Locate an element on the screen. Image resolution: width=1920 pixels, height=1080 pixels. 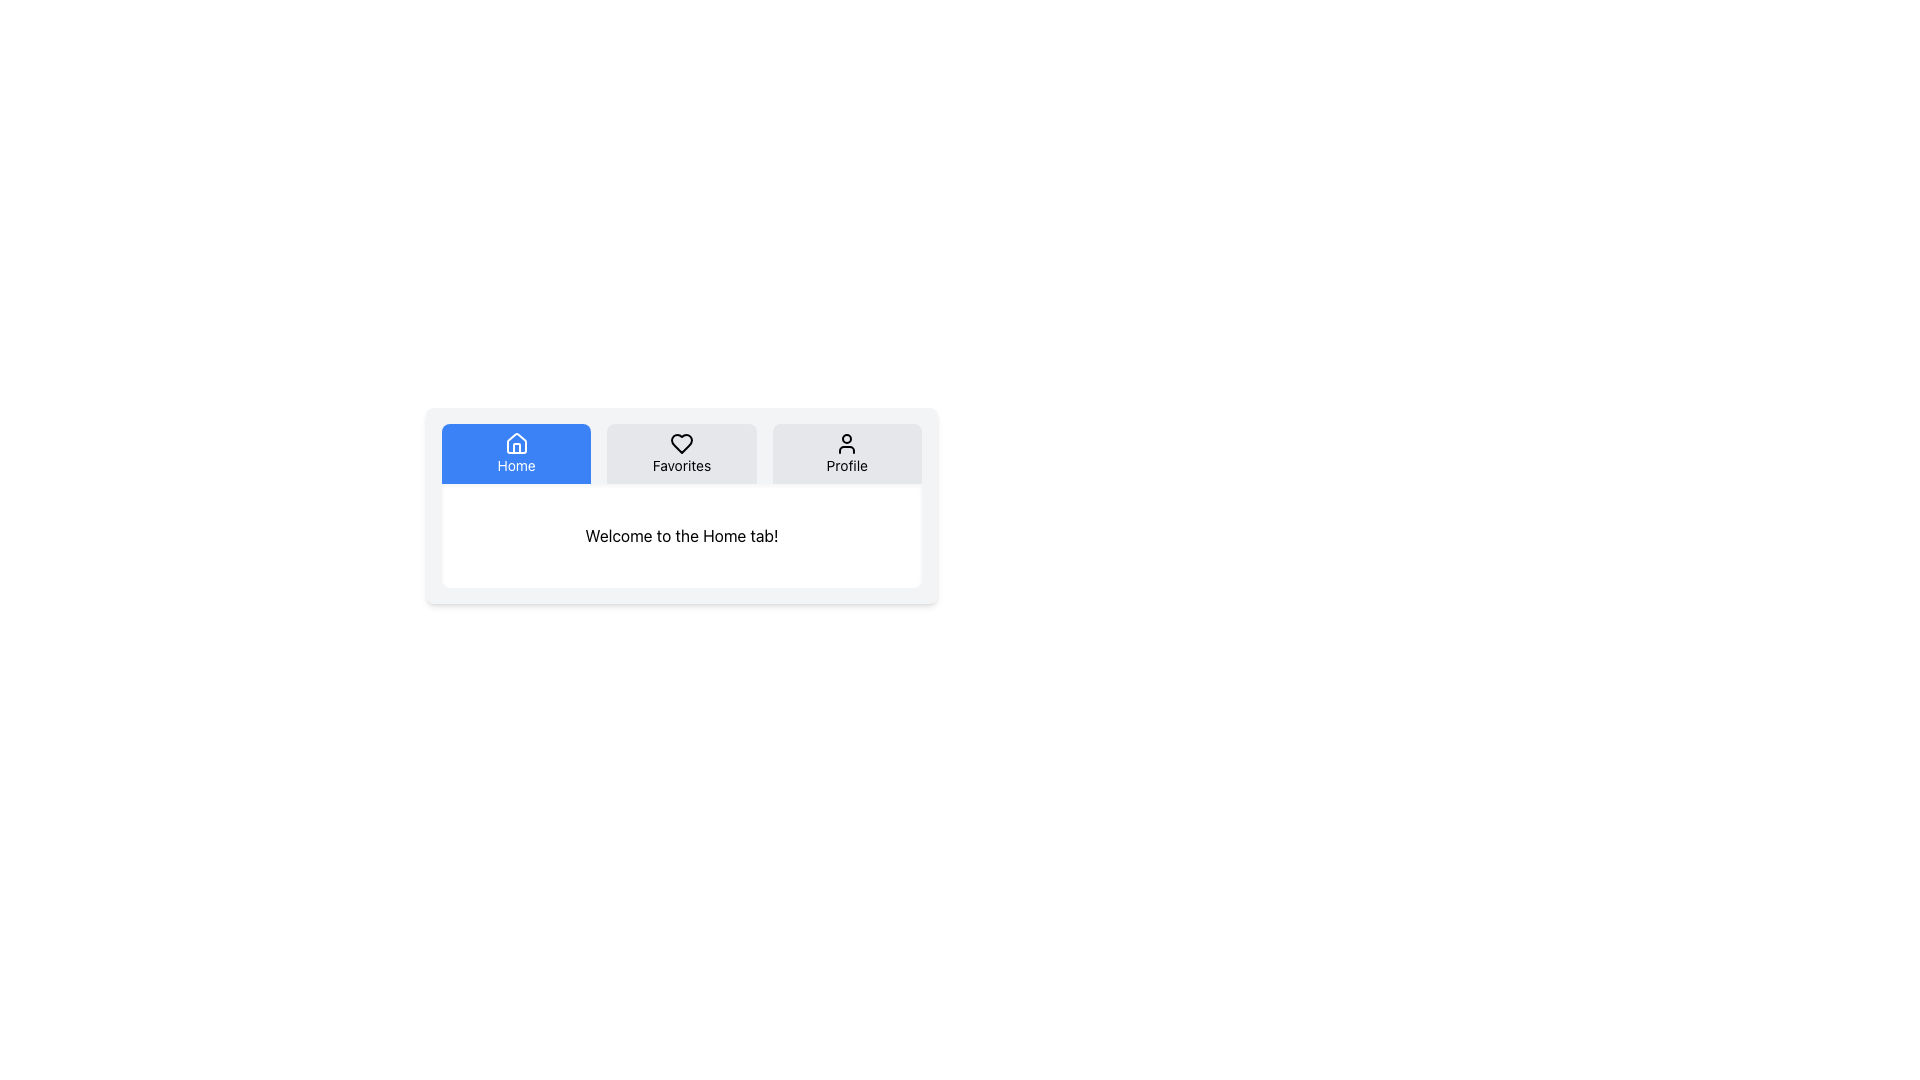
the user icon outlined in black located in the Profile tab at the rightmost segment of the horizontal navigation bar is located at coordinates (847, 442).